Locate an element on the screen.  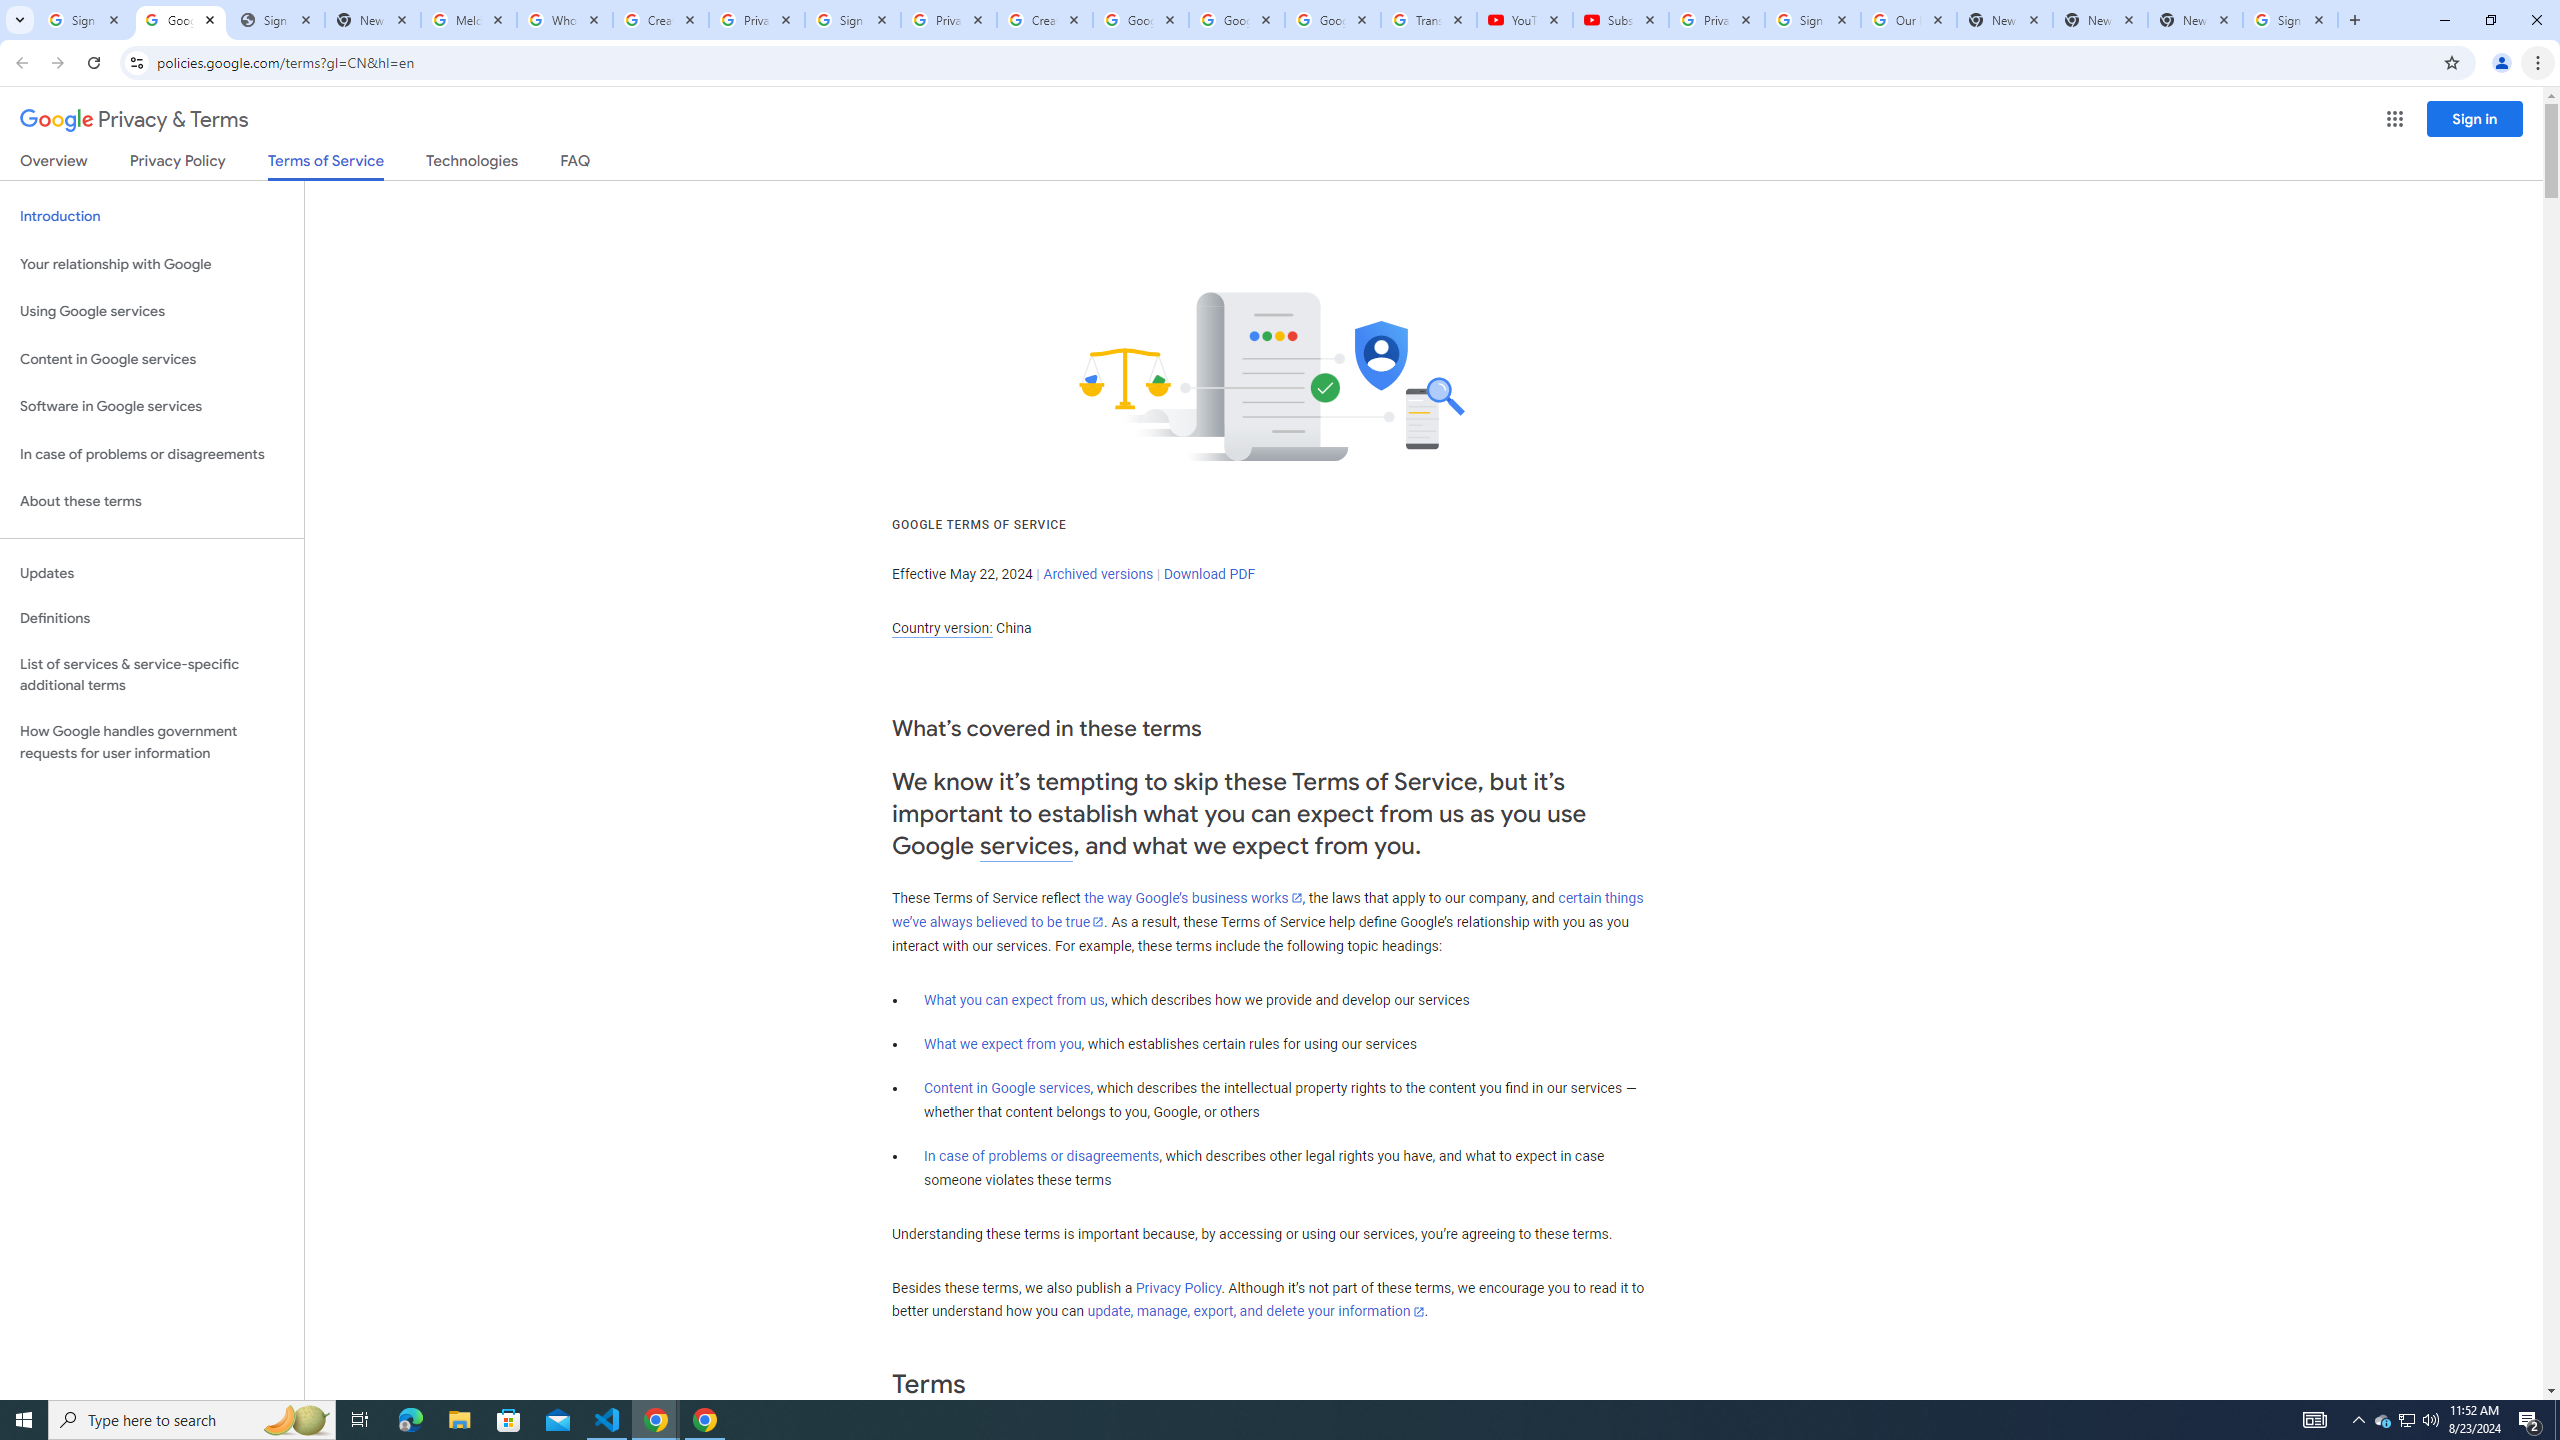
'Chrome' is located at coordinates (2539, 62).